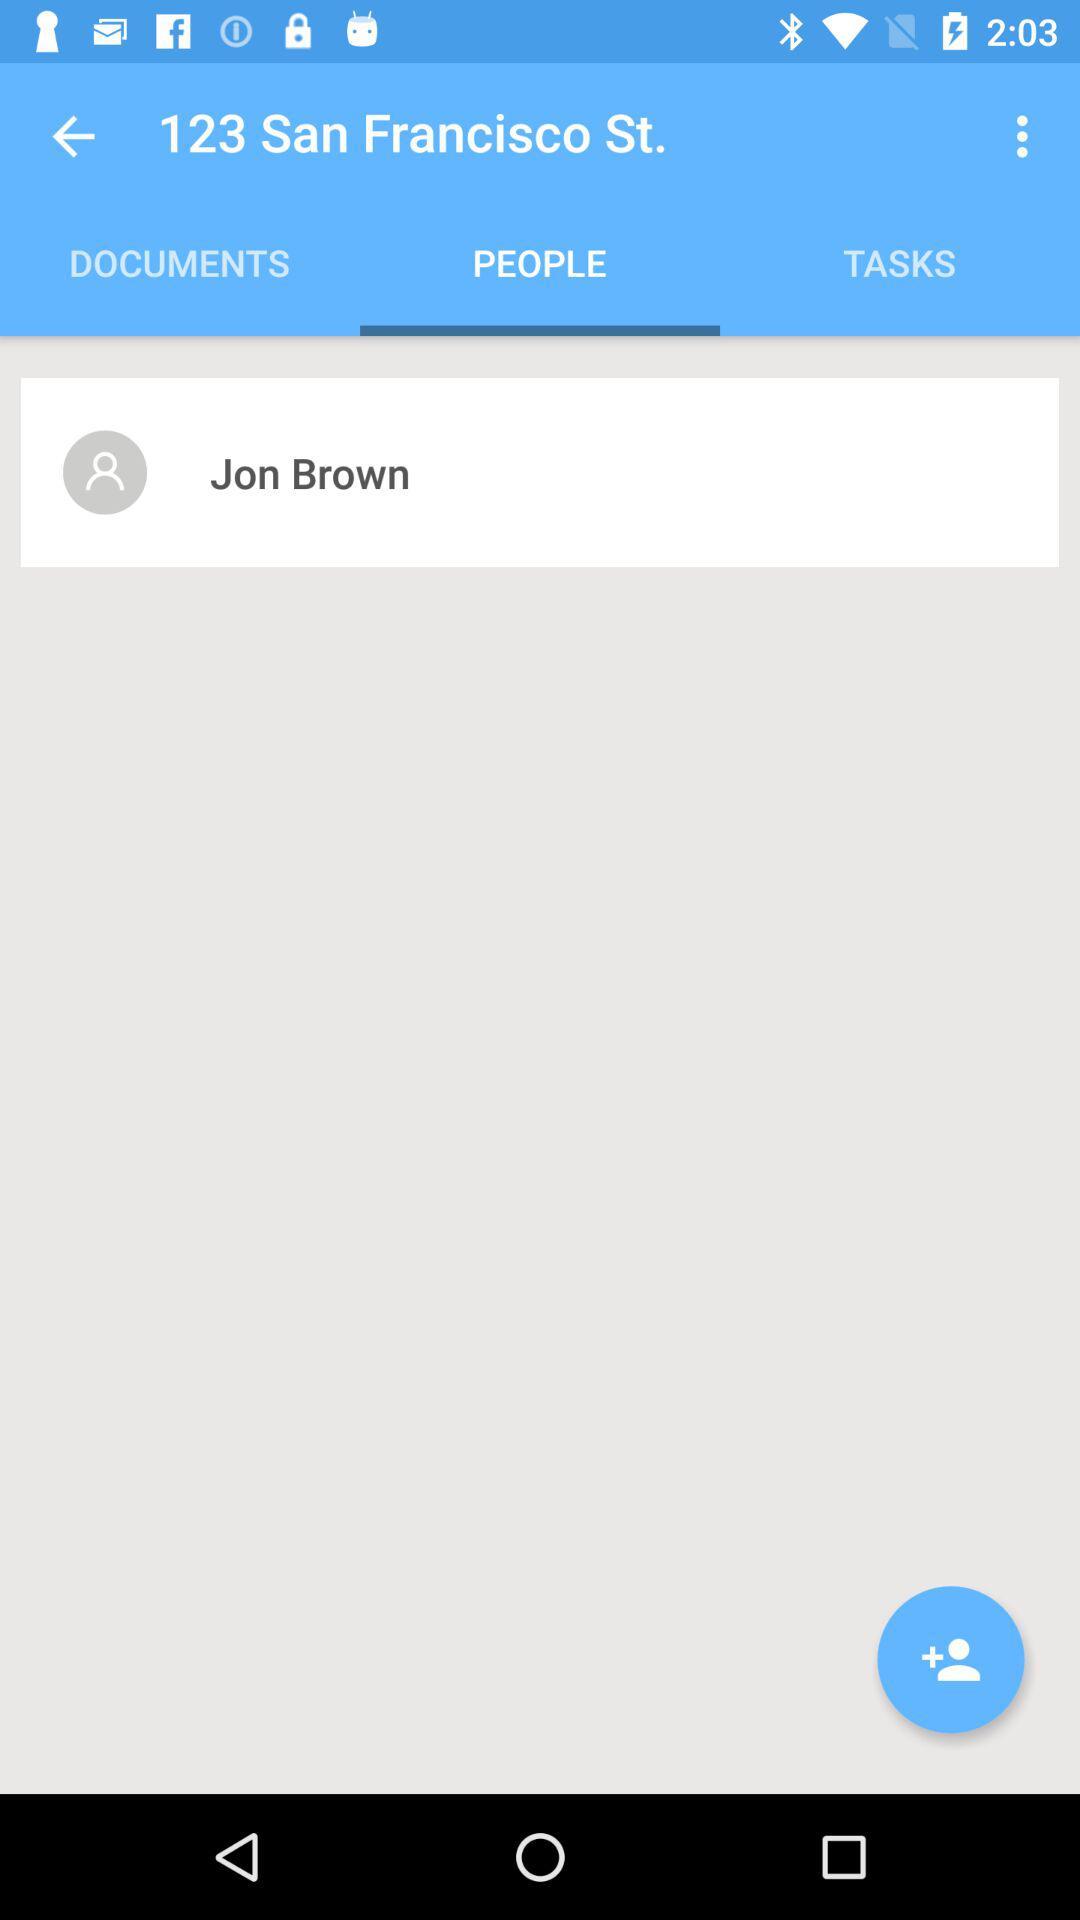 This screenshot has height=1920, width=1080. Describe the element at coordinates (950, 1659) in the screenshot. I see `the follow icon` at that location.